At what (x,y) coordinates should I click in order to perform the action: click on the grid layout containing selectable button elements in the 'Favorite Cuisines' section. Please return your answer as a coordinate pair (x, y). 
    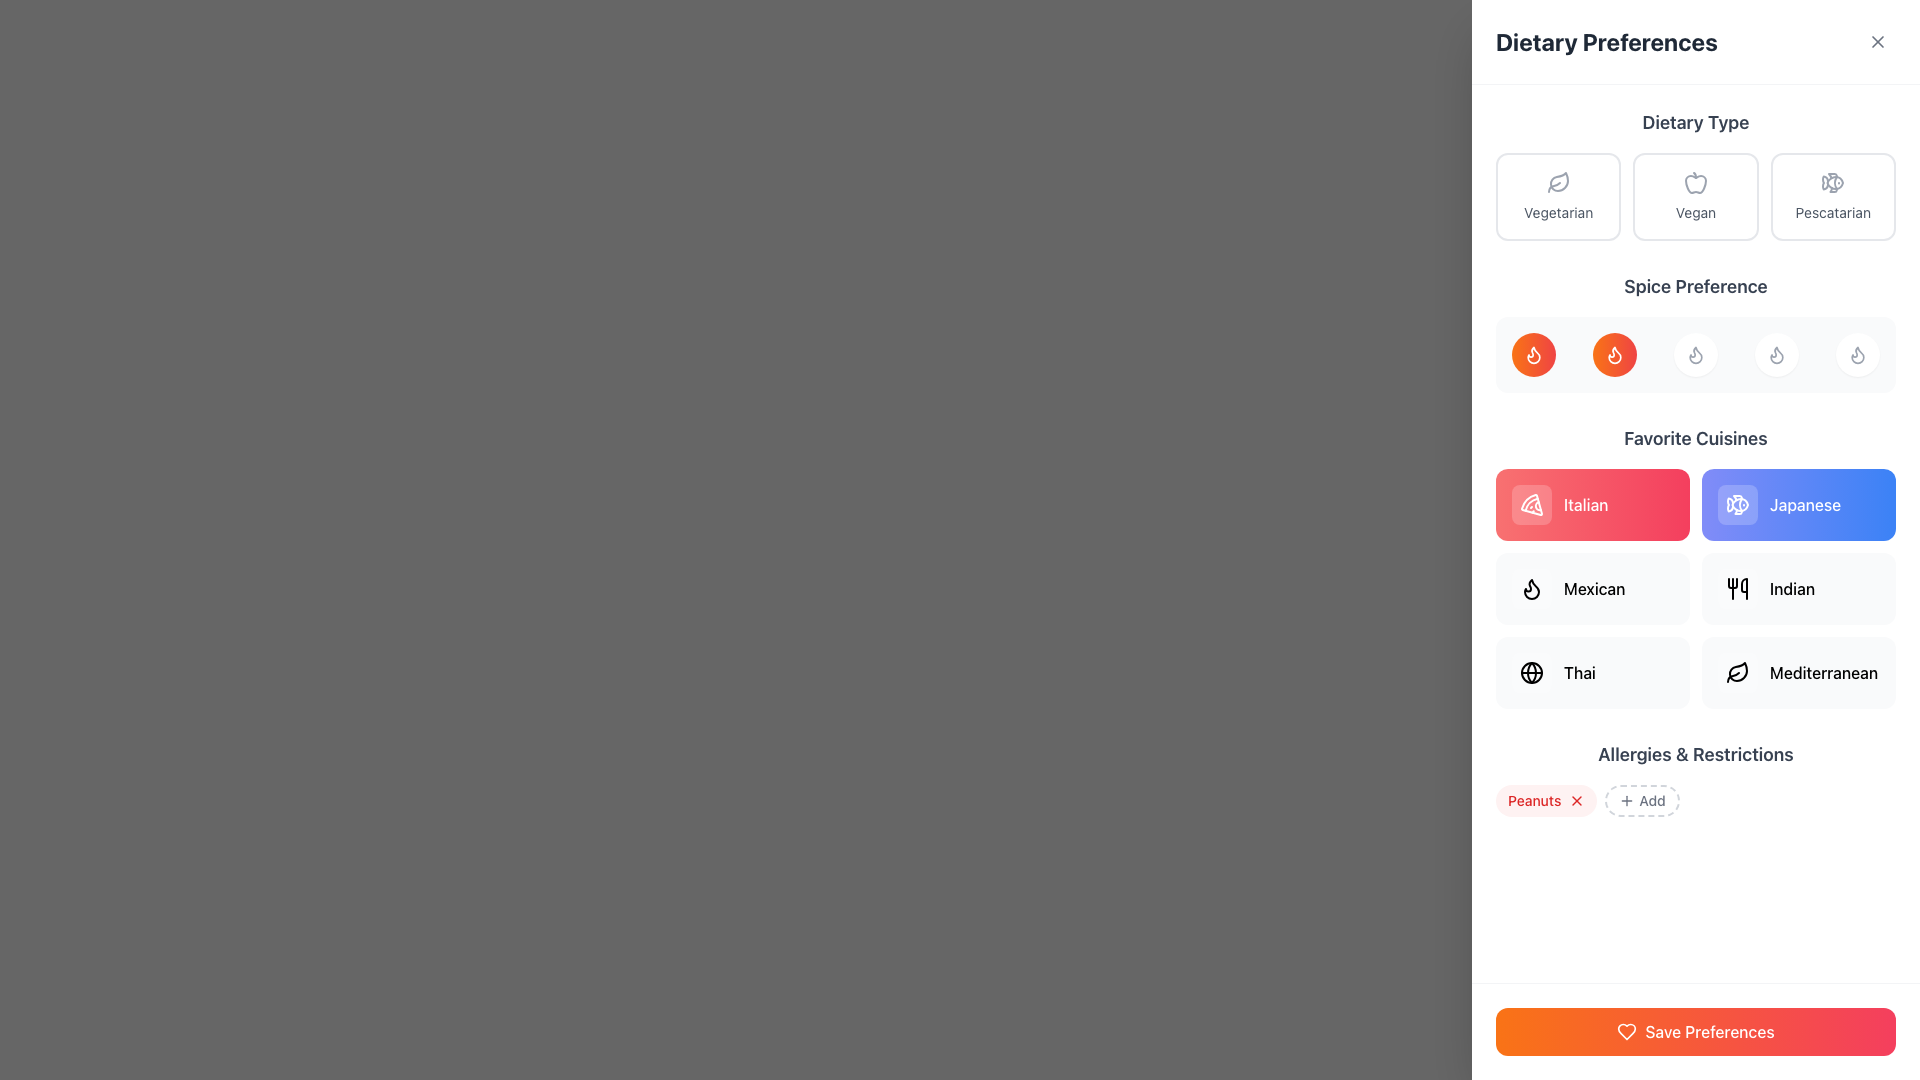
    Looking at the image, I should click on (1694, 588).